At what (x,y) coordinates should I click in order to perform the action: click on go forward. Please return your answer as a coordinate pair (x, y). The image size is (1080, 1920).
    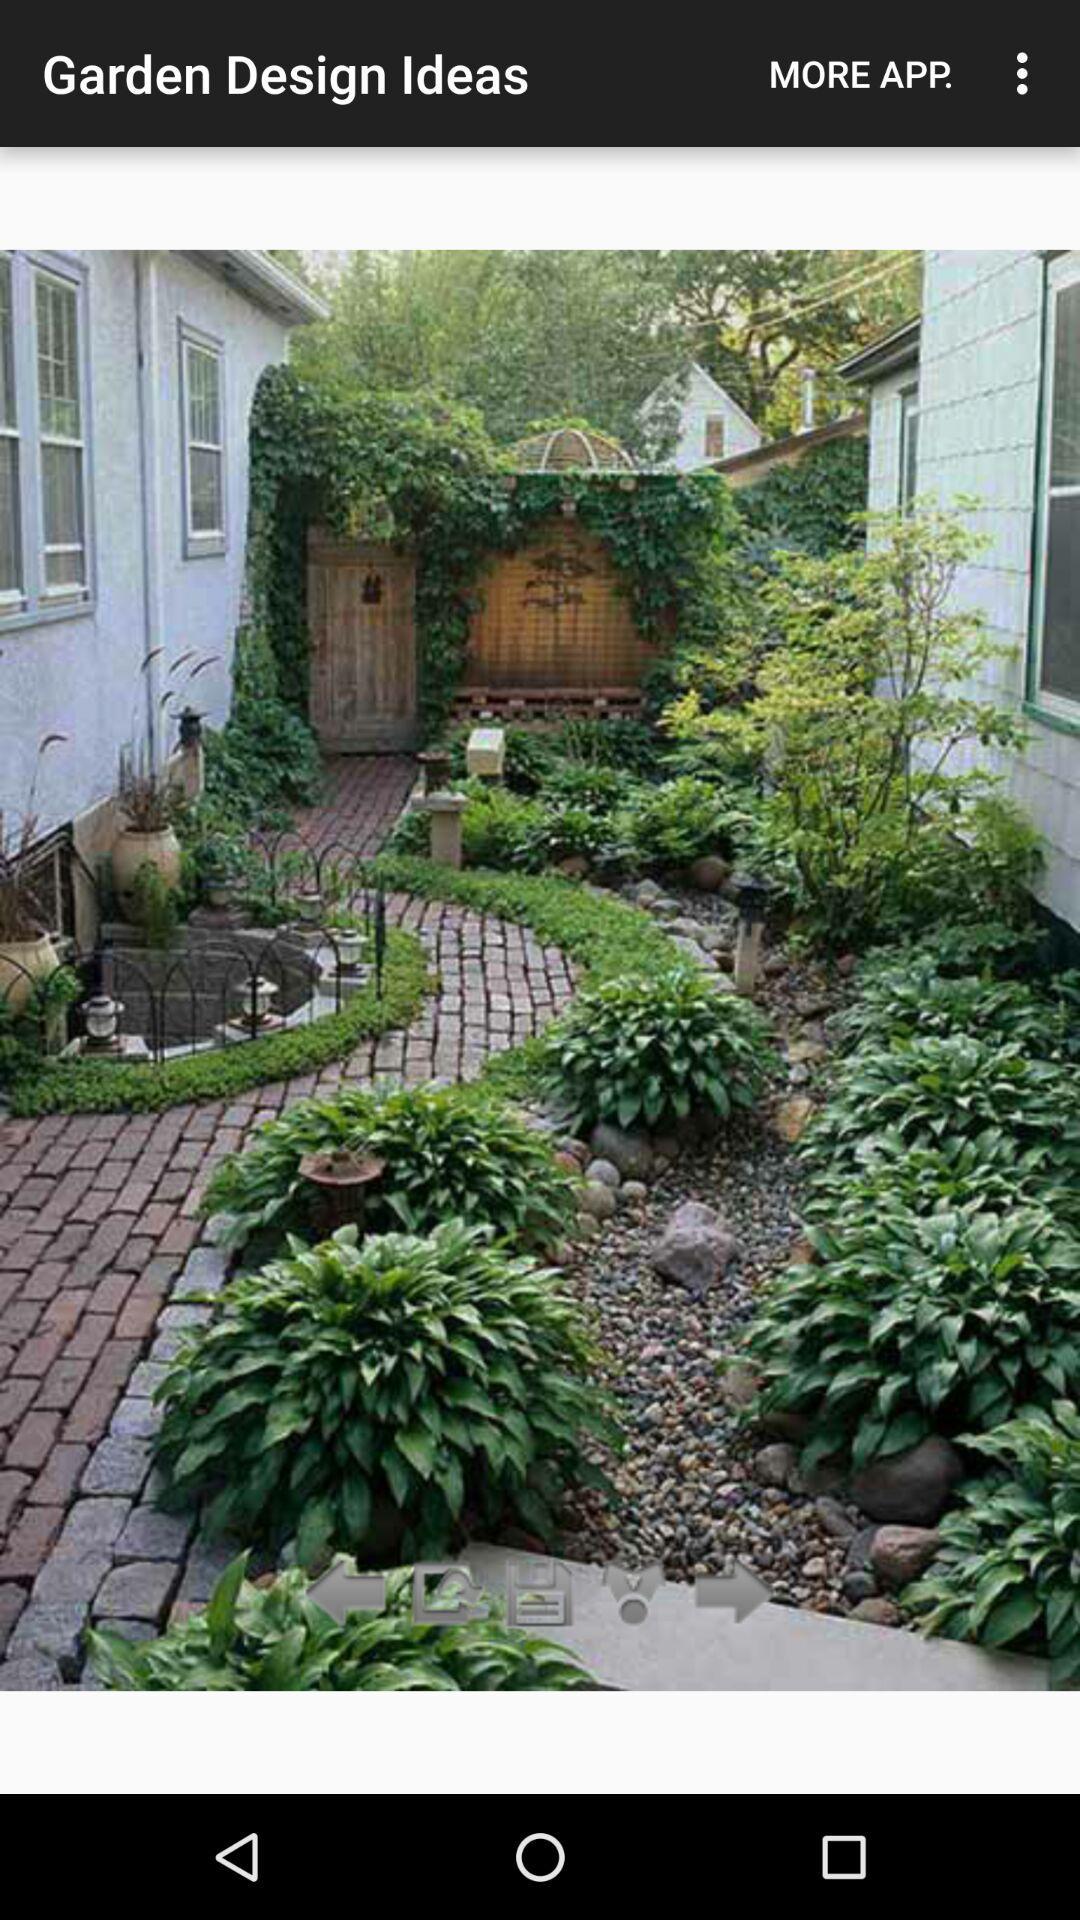
    Looking at the image, I should click on (729, 1593).